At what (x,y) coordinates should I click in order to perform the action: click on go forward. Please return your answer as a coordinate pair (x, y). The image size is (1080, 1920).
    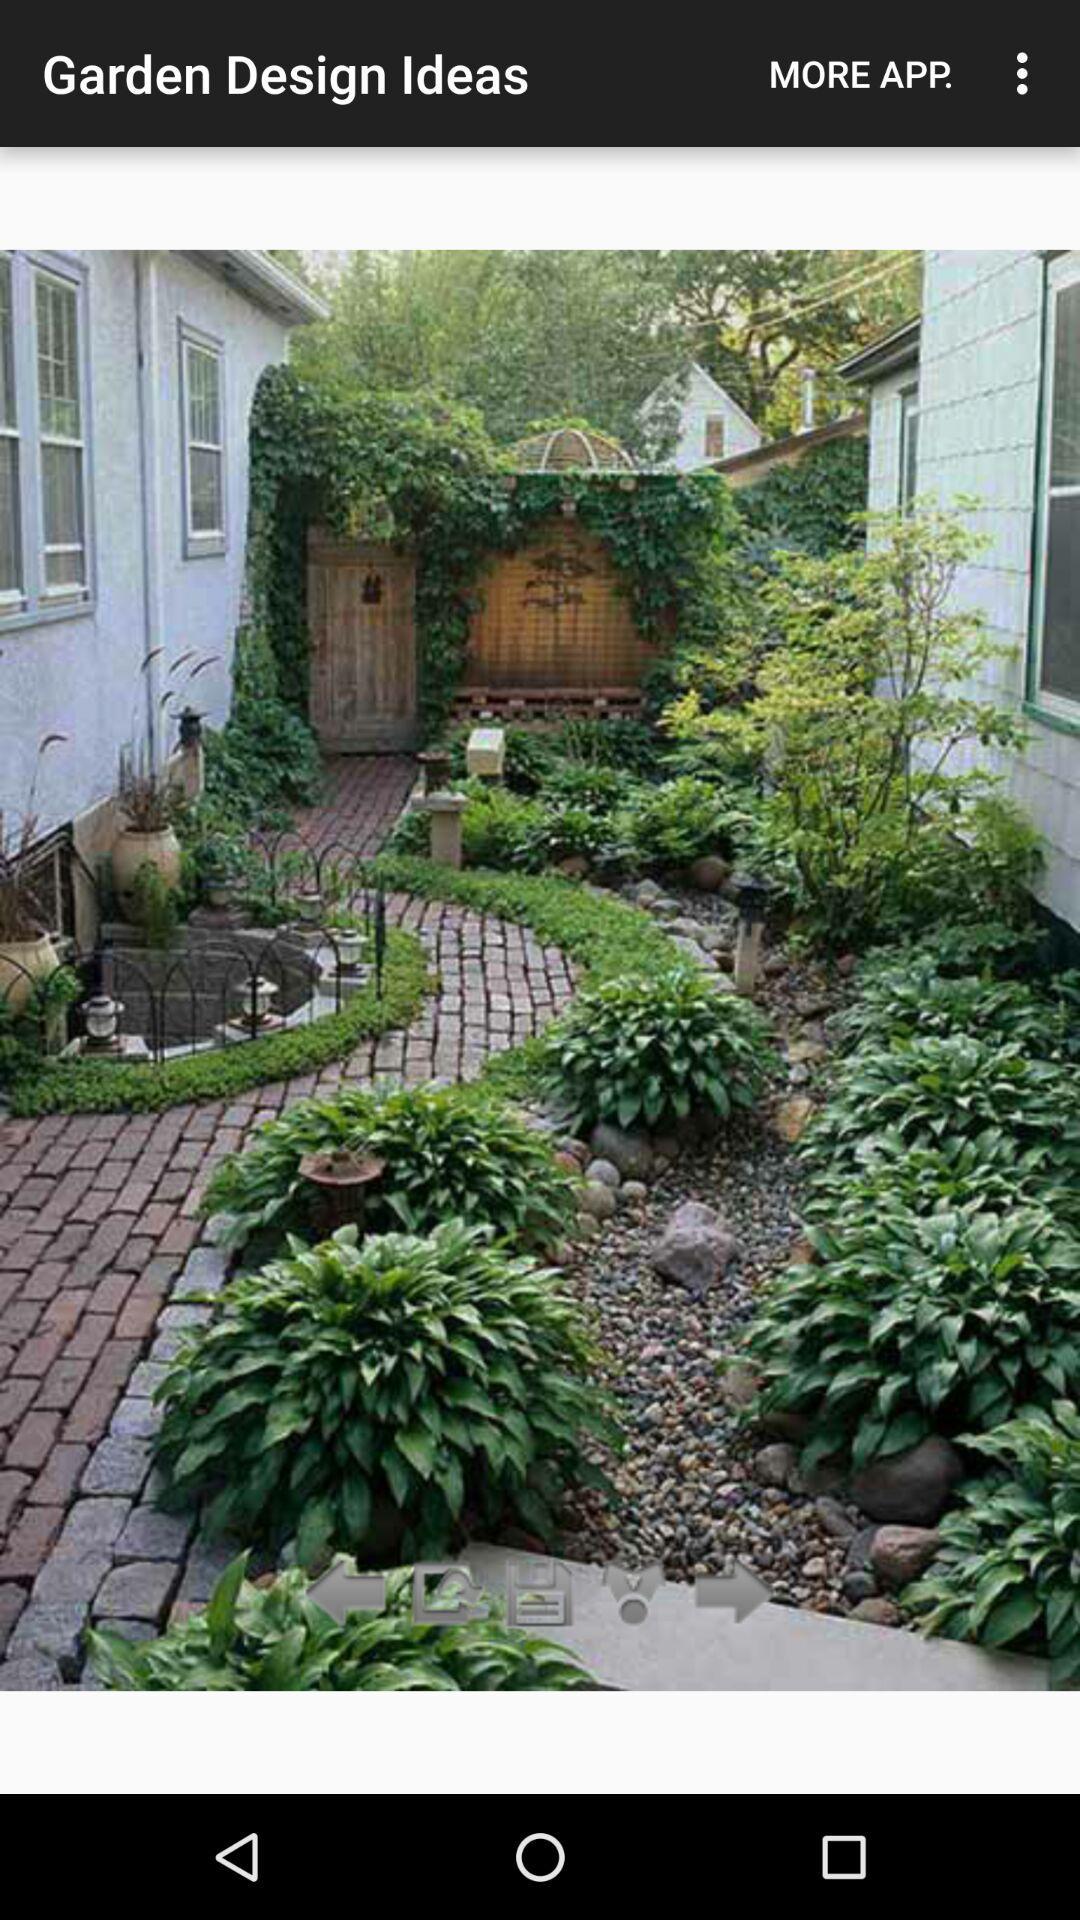
    Looking at the image, I should click on (729, 1593).